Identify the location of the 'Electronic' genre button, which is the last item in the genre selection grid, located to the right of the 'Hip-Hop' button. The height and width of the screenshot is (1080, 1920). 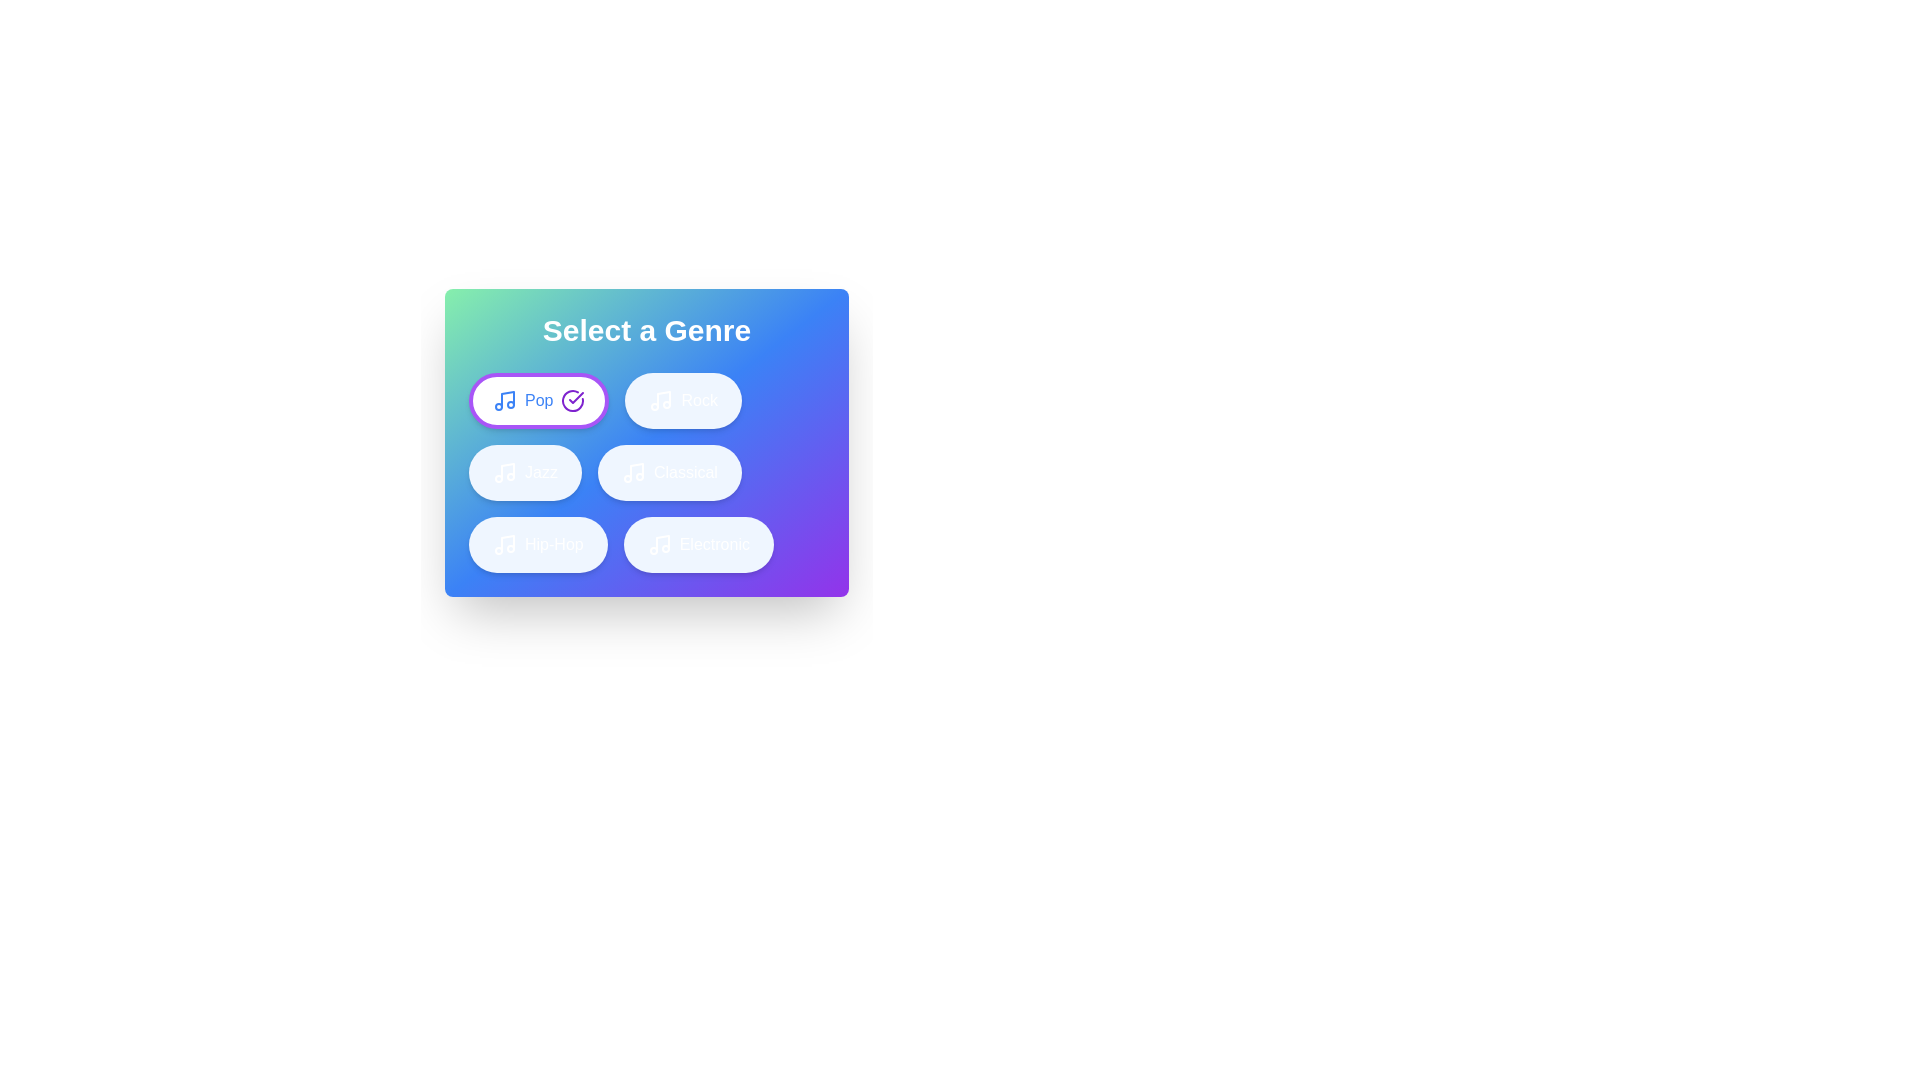
(698, 544).